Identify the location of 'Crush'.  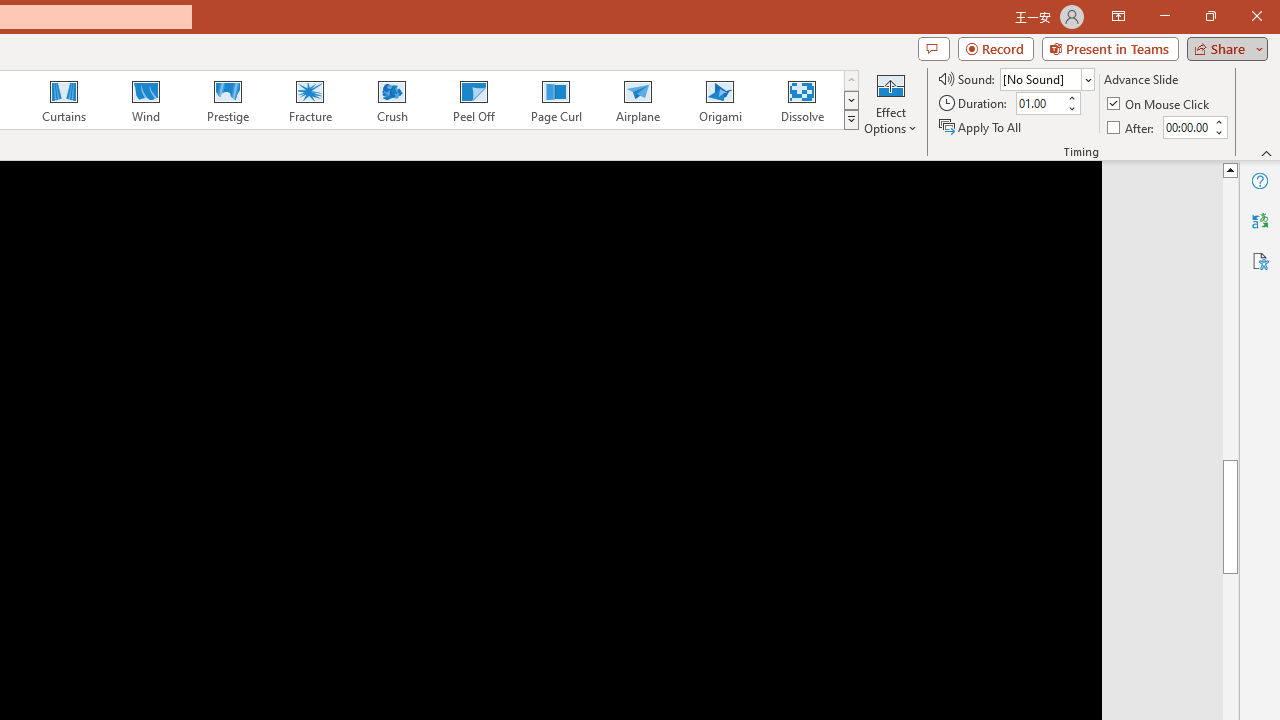
(391, 100).